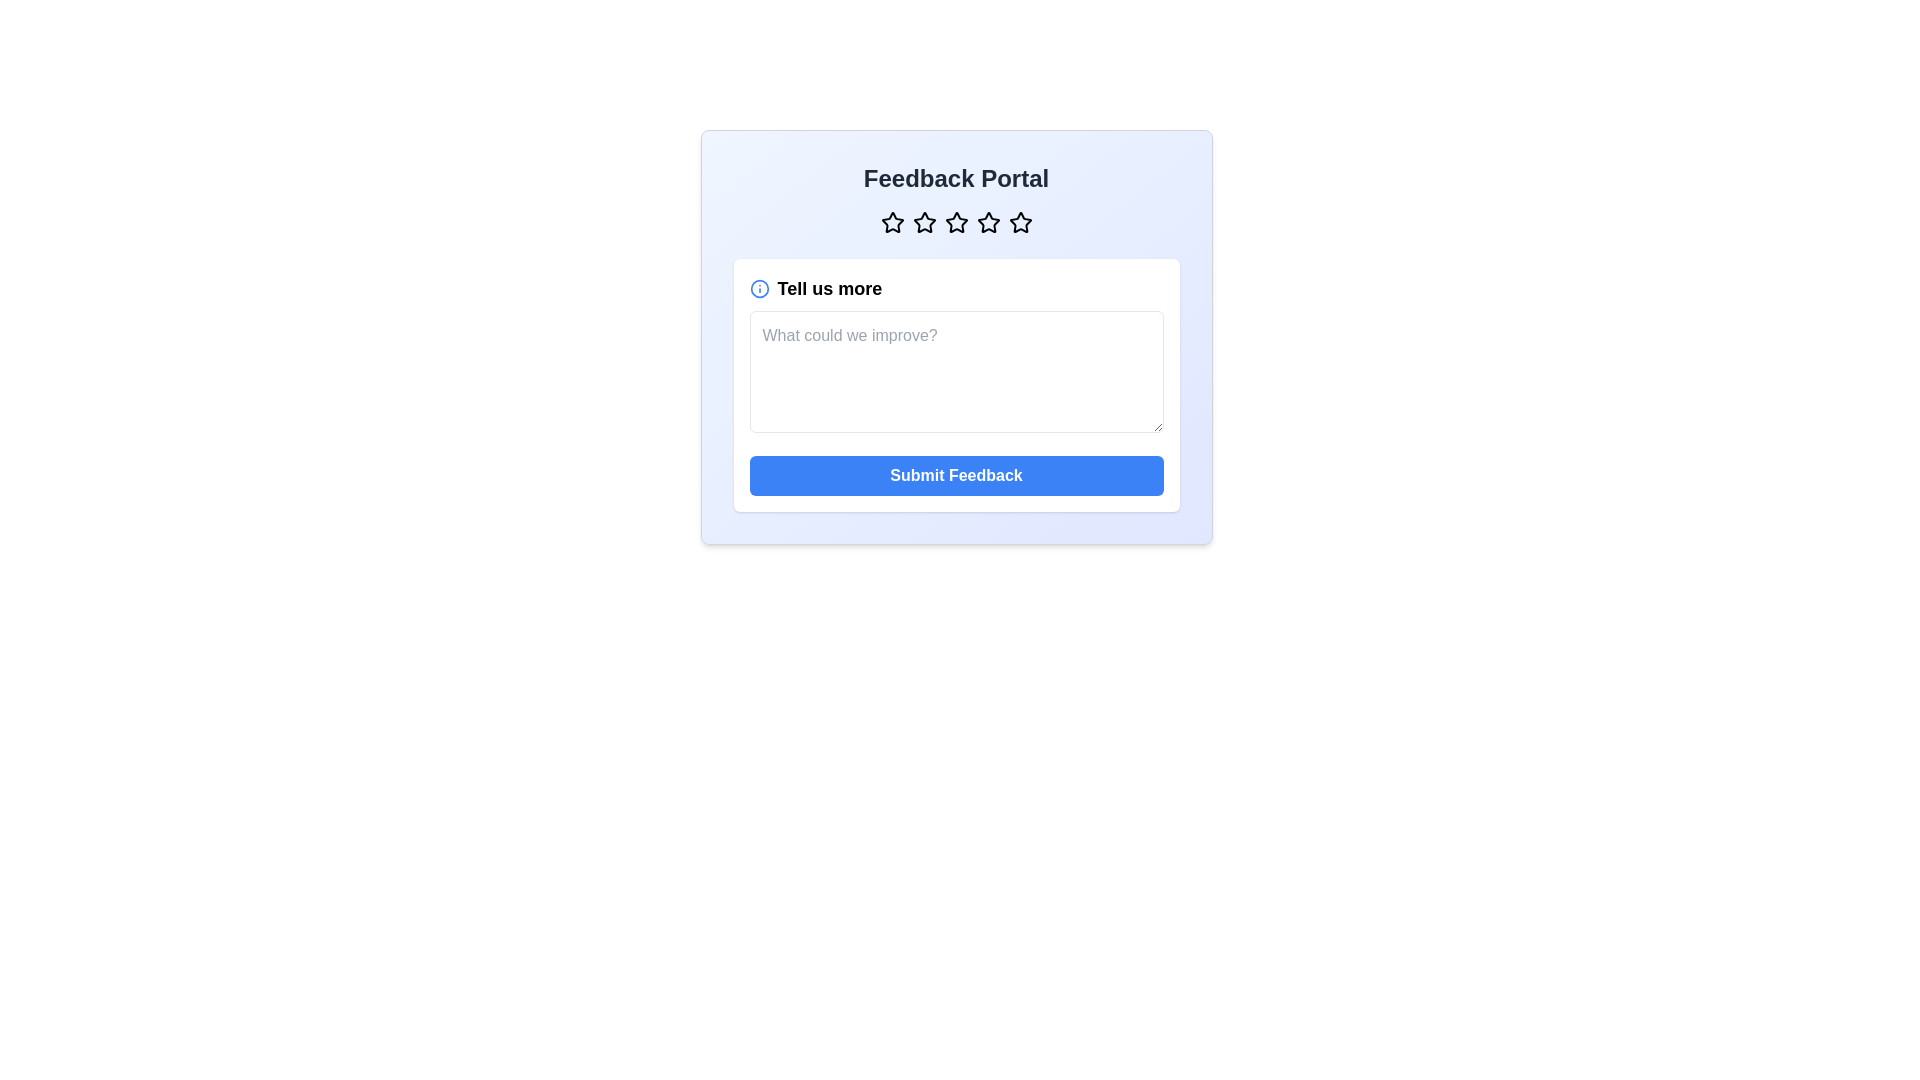 This screenshot has height=1080, width=1920. Describe the element at coordinates (923, 223) in the screenshot. I see `the third star in the five-star rating system` at that location.